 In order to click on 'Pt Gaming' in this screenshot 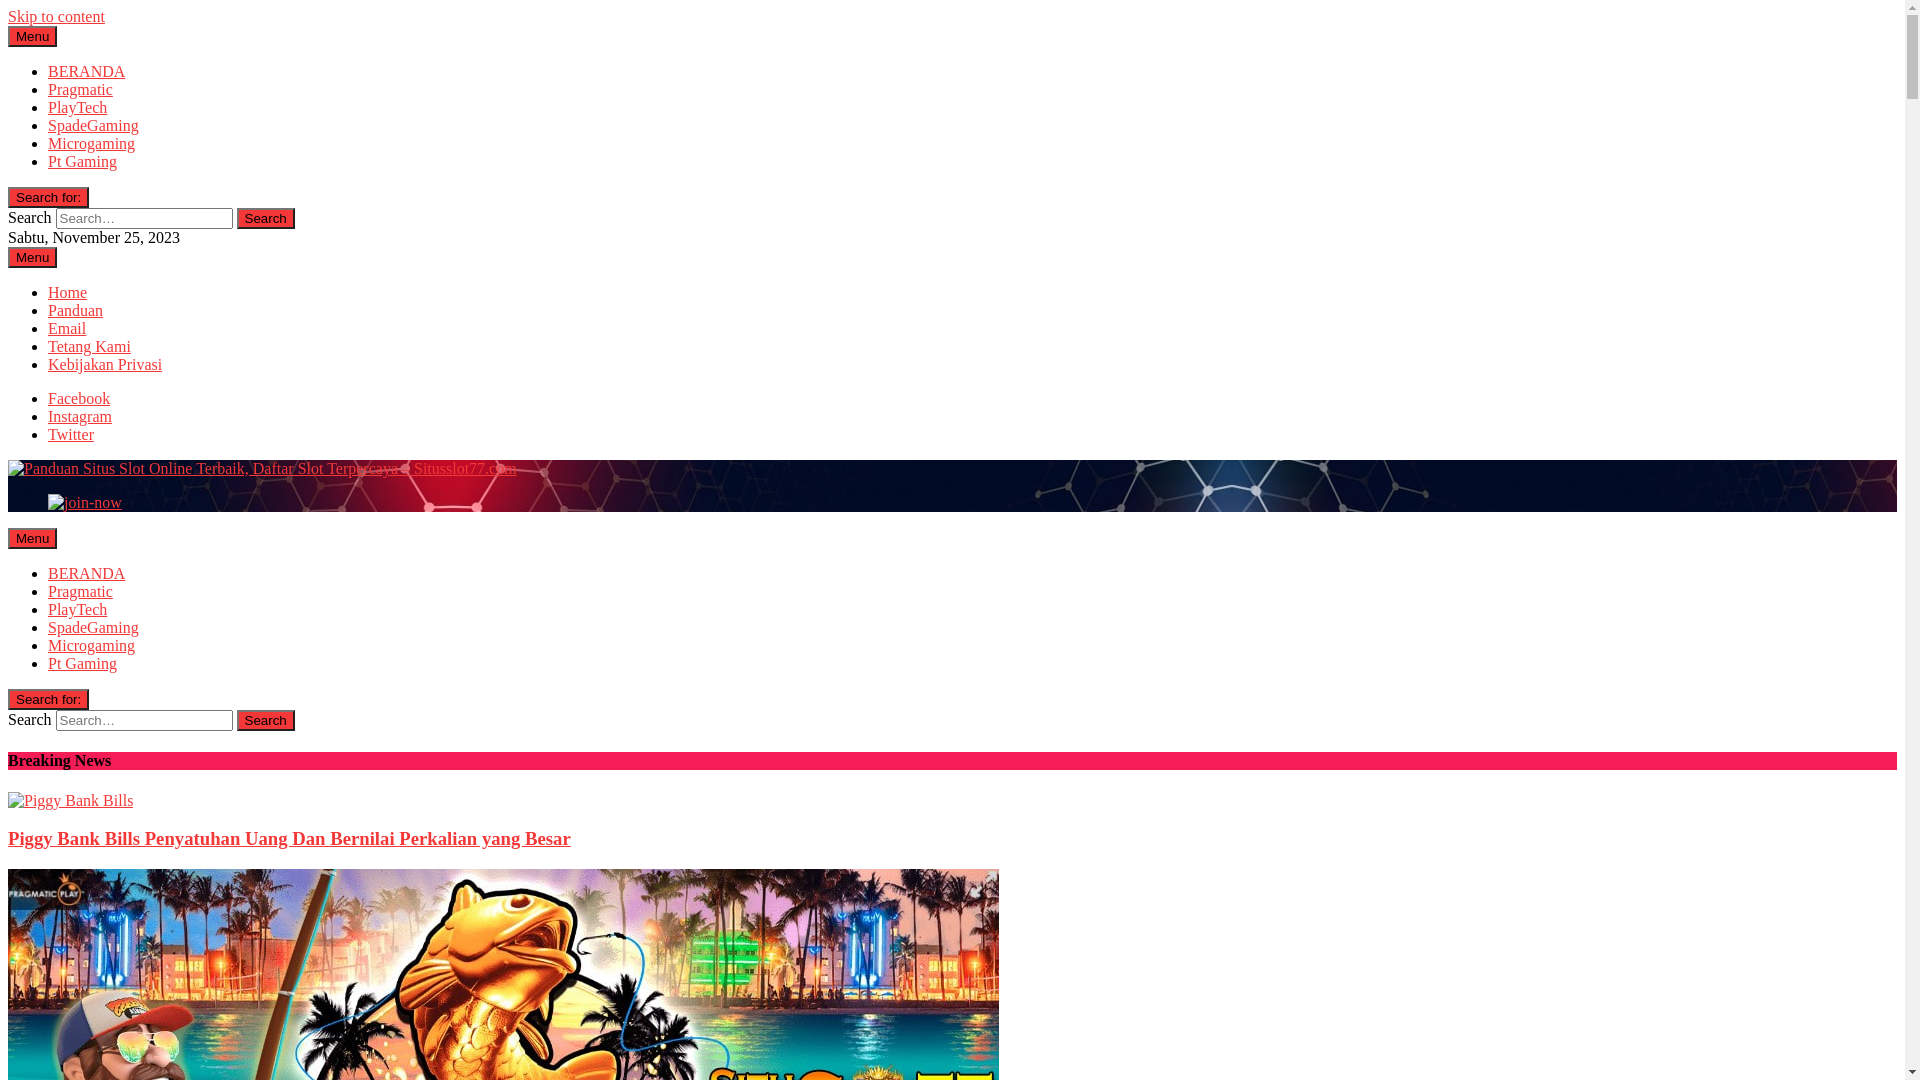, I will do `click(81, 663)`.